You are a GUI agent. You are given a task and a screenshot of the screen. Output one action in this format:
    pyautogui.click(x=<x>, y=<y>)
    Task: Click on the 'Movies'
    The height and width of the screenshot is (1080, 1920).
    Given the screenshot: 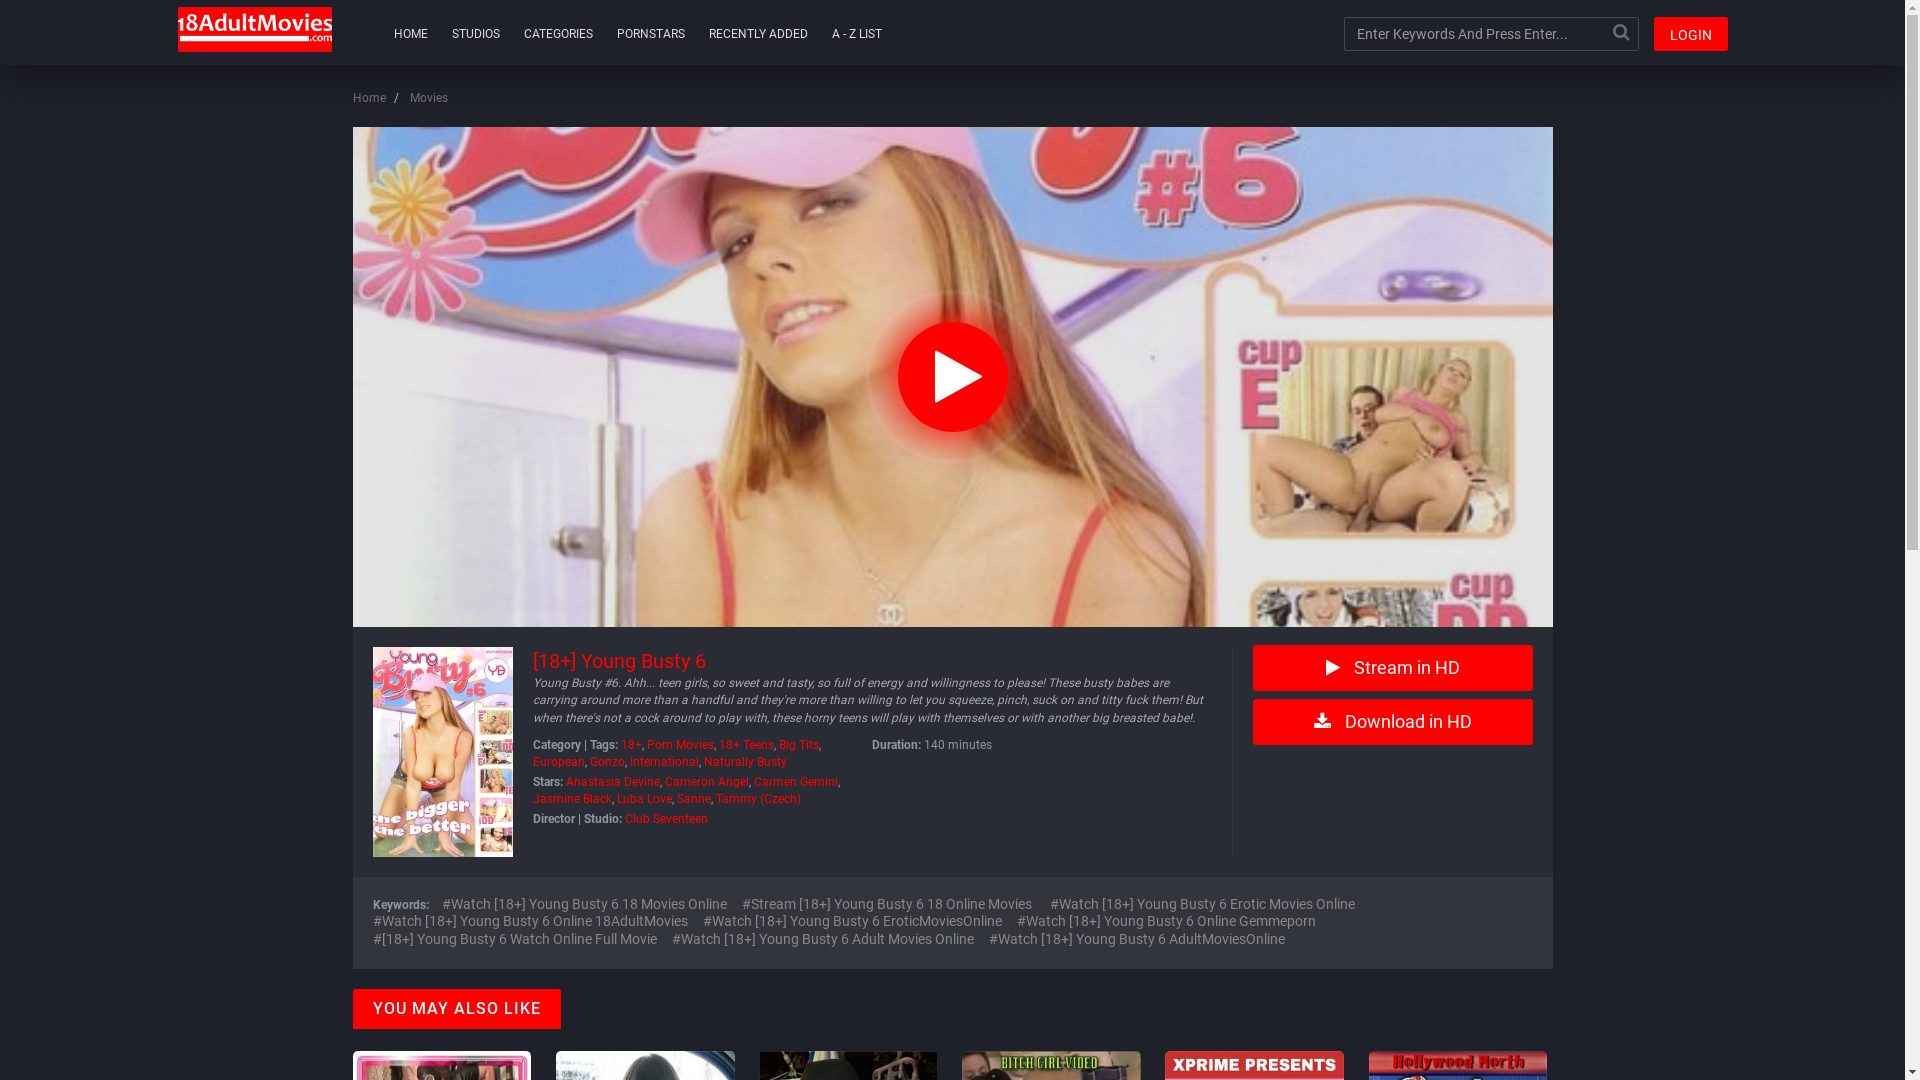 What is the action you would take?
    pyautogui.click(x=427, y=97)
    